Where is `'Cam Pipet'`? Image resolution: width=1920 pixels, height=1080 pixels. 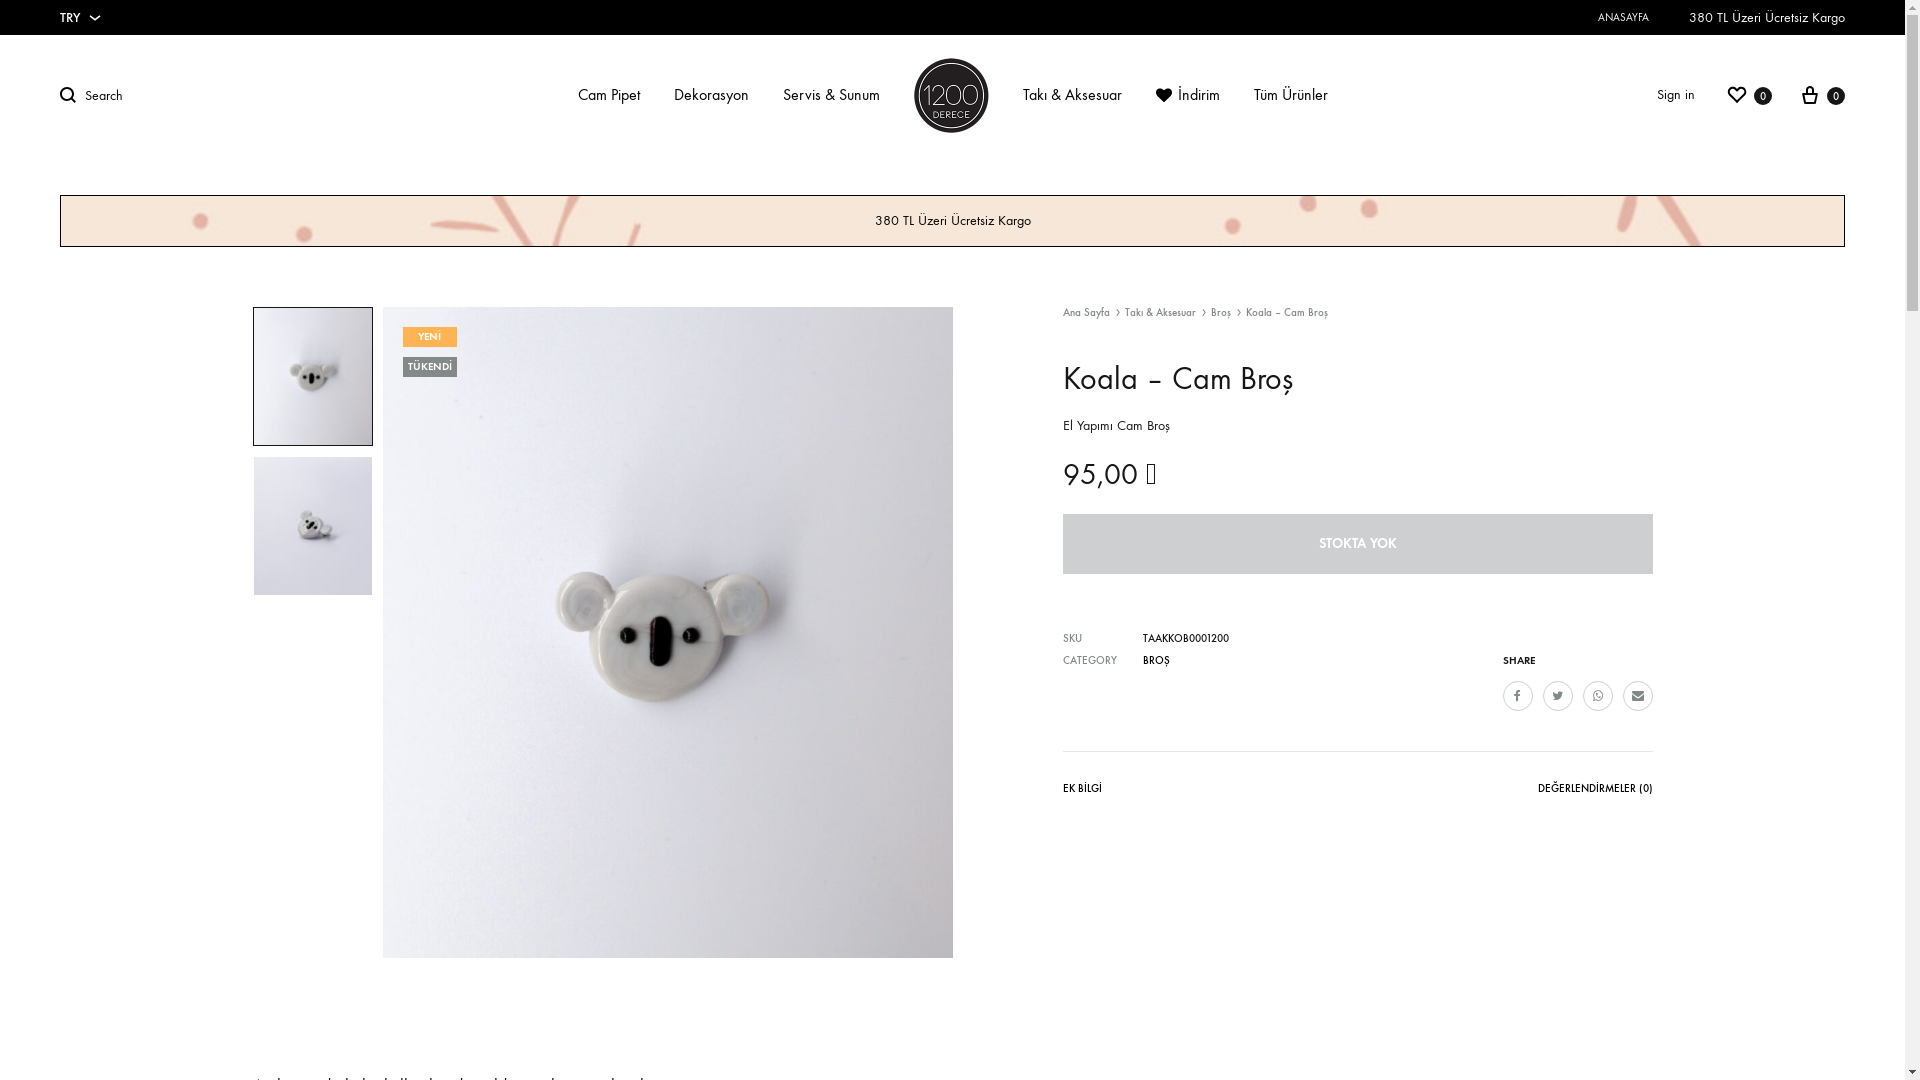 'Cam Pipet' is located at coordinates (608, 95).